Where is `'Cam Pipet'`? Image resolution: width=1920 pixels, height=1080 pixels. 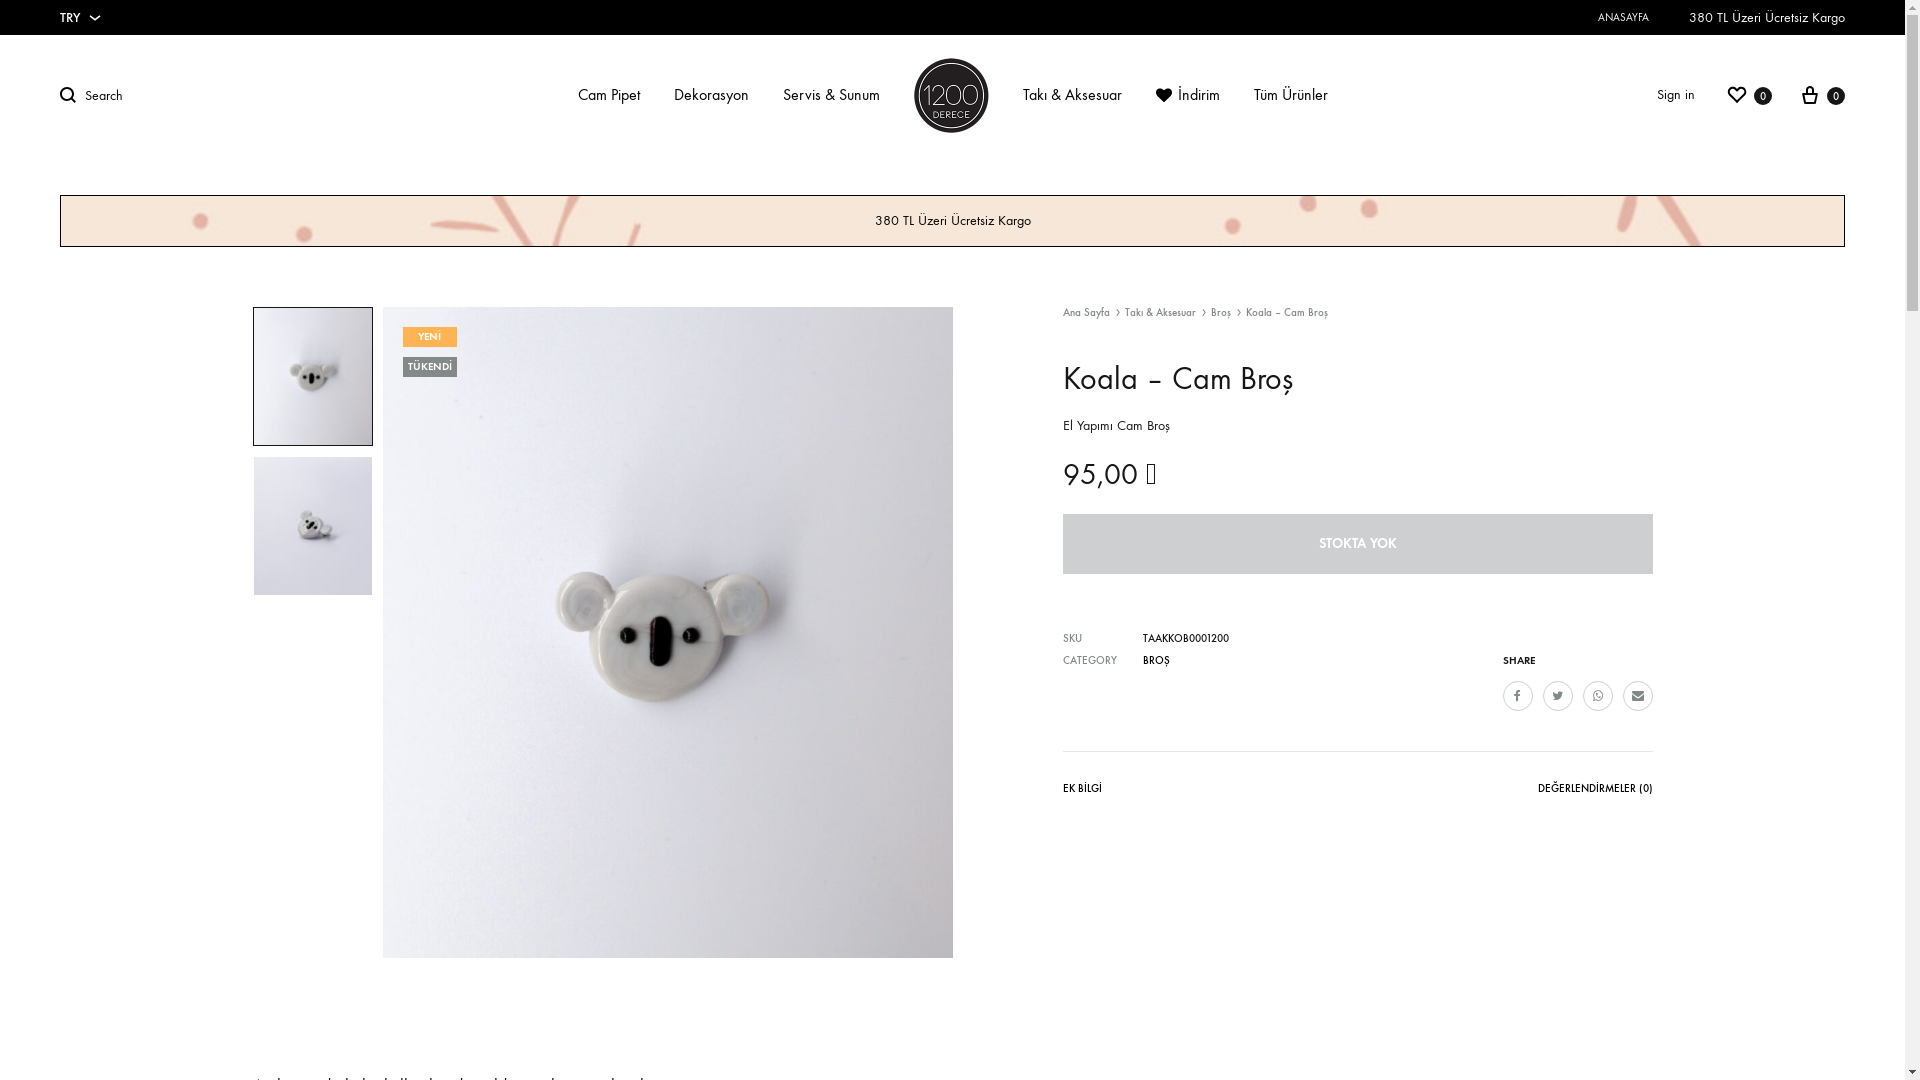 'Cam Pipet' is located at coordinates (608, 95).